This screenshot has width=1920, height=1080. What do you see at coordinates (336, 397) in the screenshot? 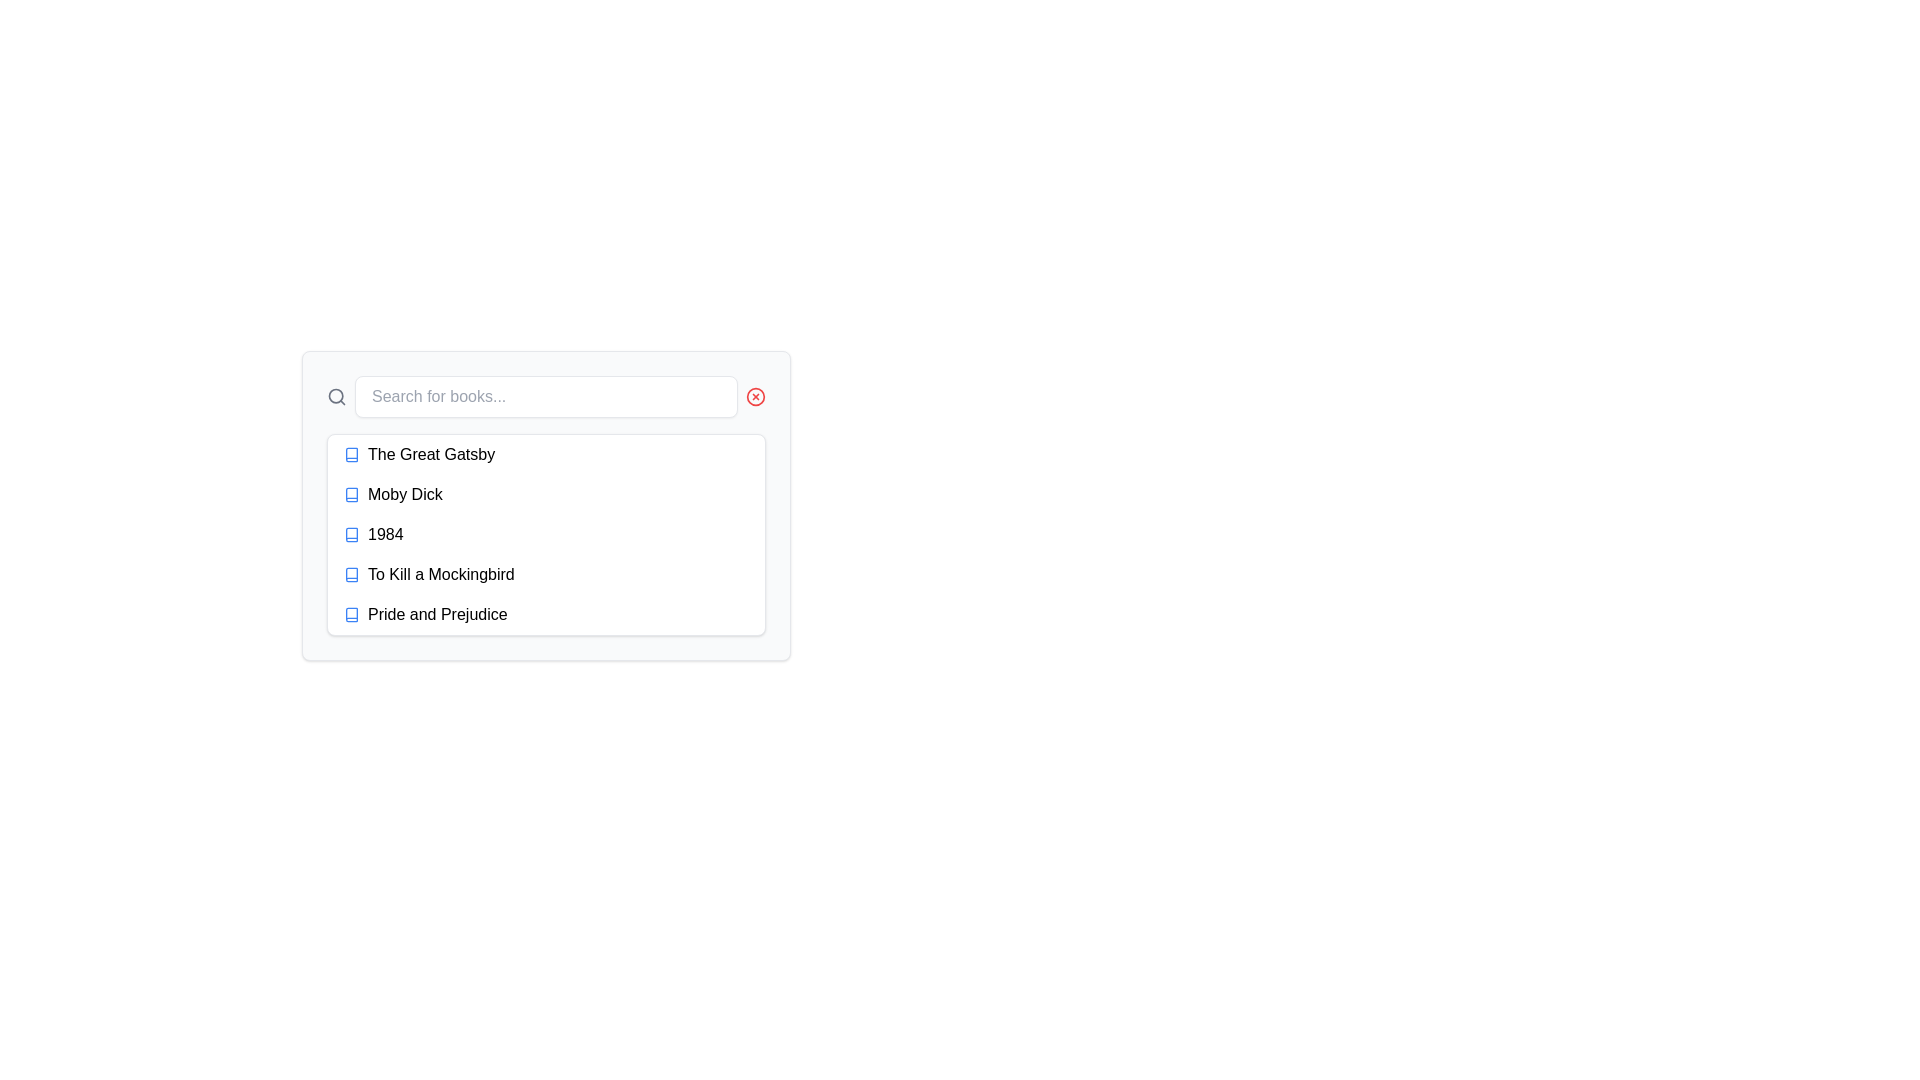
I see `the search icon located to the left of the search input field, which serves as a representation of the search functionality` at bounding box center [336, 397].